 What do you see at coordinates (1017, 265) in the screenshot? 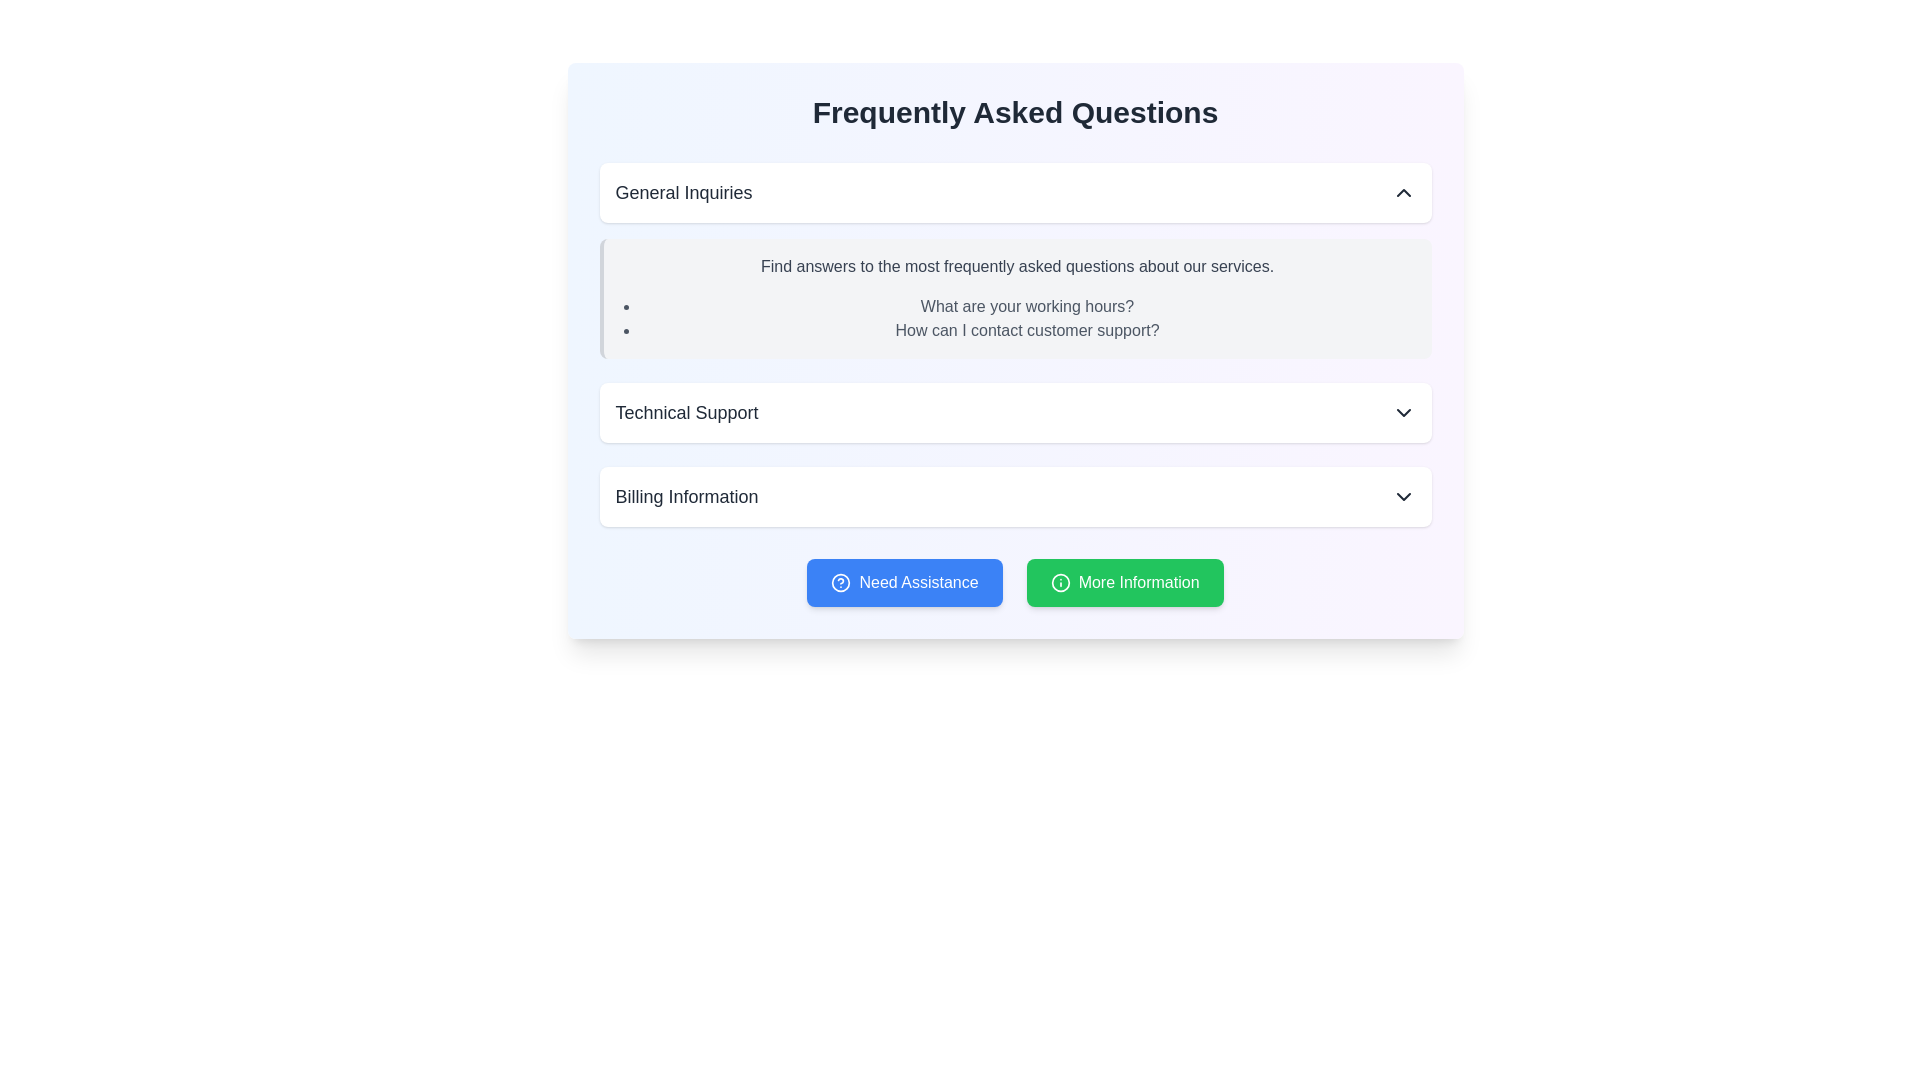
I see `text content that states 'Find answers to the most frequently asked questions about our services.' located in the 'General Inquiries' section of the page` at bounding box center [1017, 265].